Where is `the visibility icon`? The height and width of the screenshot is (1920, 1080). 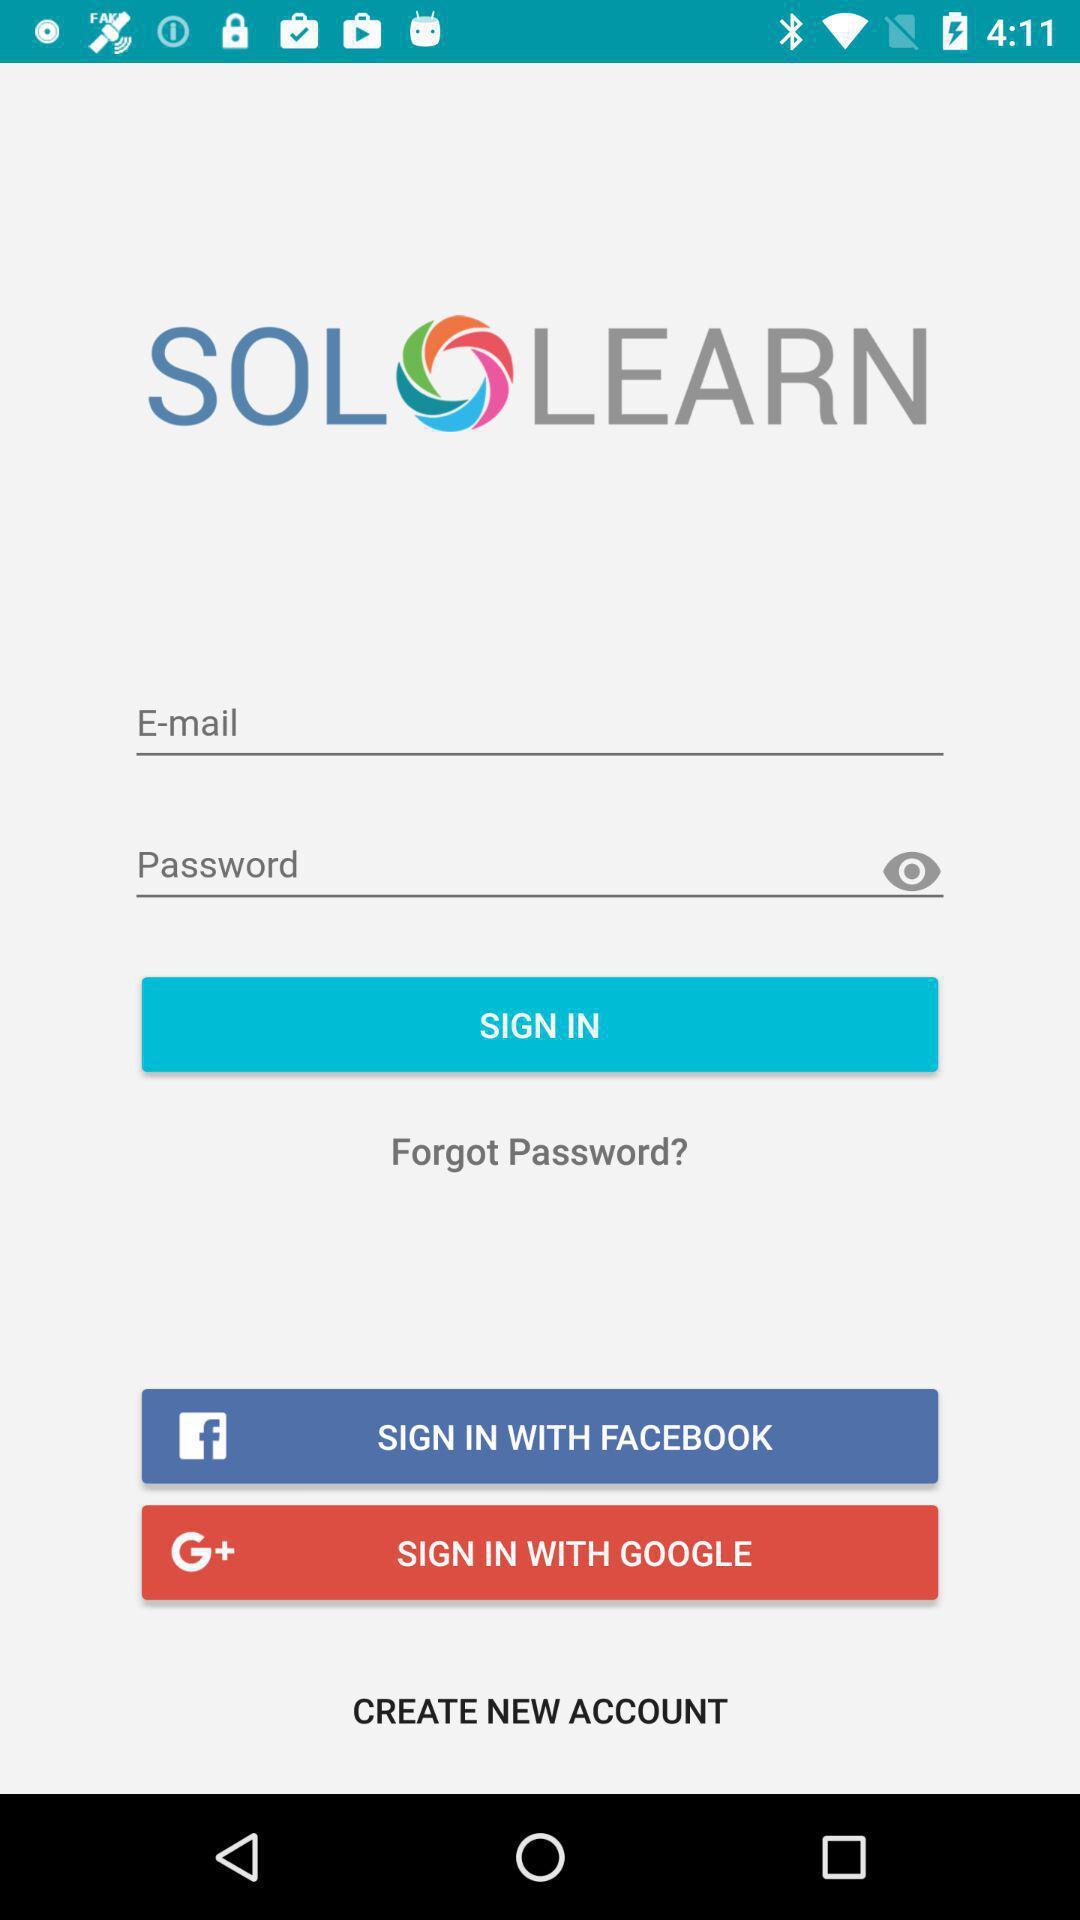
the visibility icon is located at coordinates (911, 872).